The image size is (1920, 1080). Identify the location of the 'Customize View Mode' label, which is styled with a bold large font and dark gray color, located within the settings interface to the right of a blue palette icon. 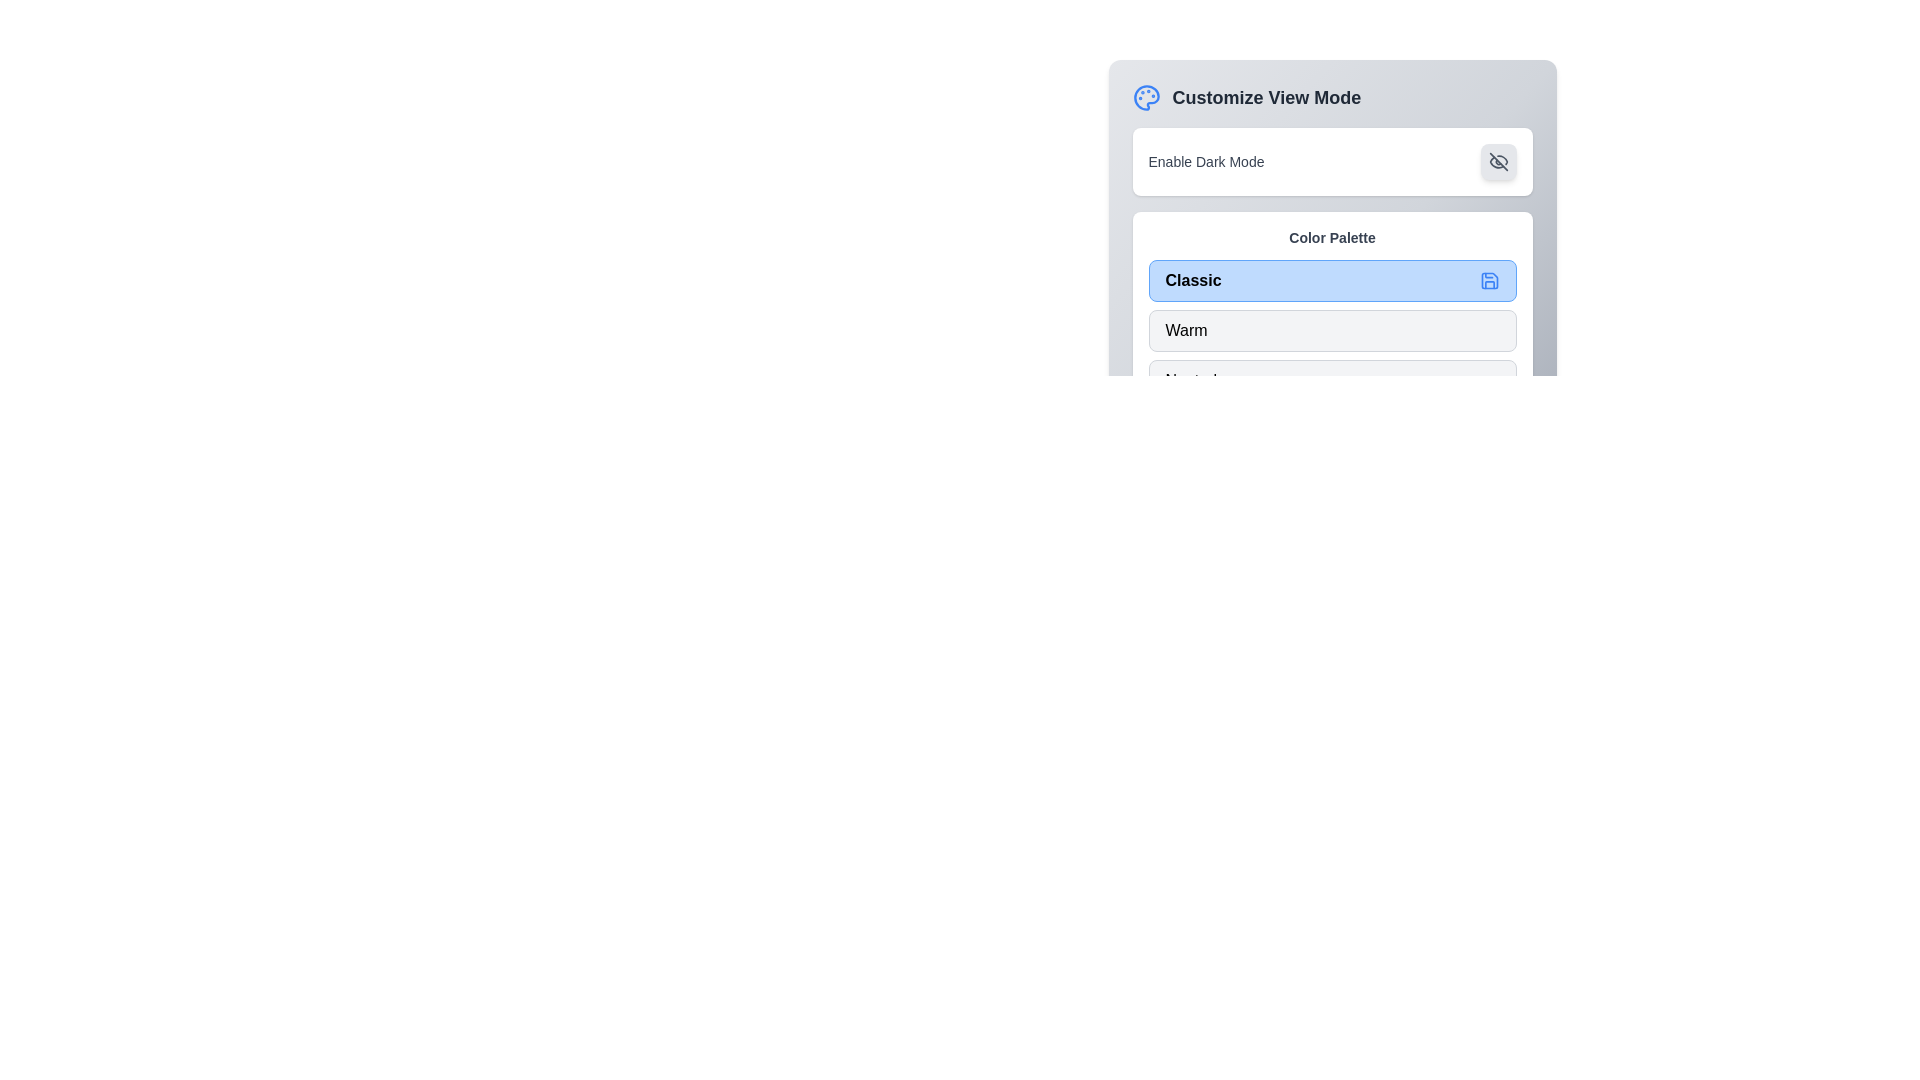
(1265, 97).